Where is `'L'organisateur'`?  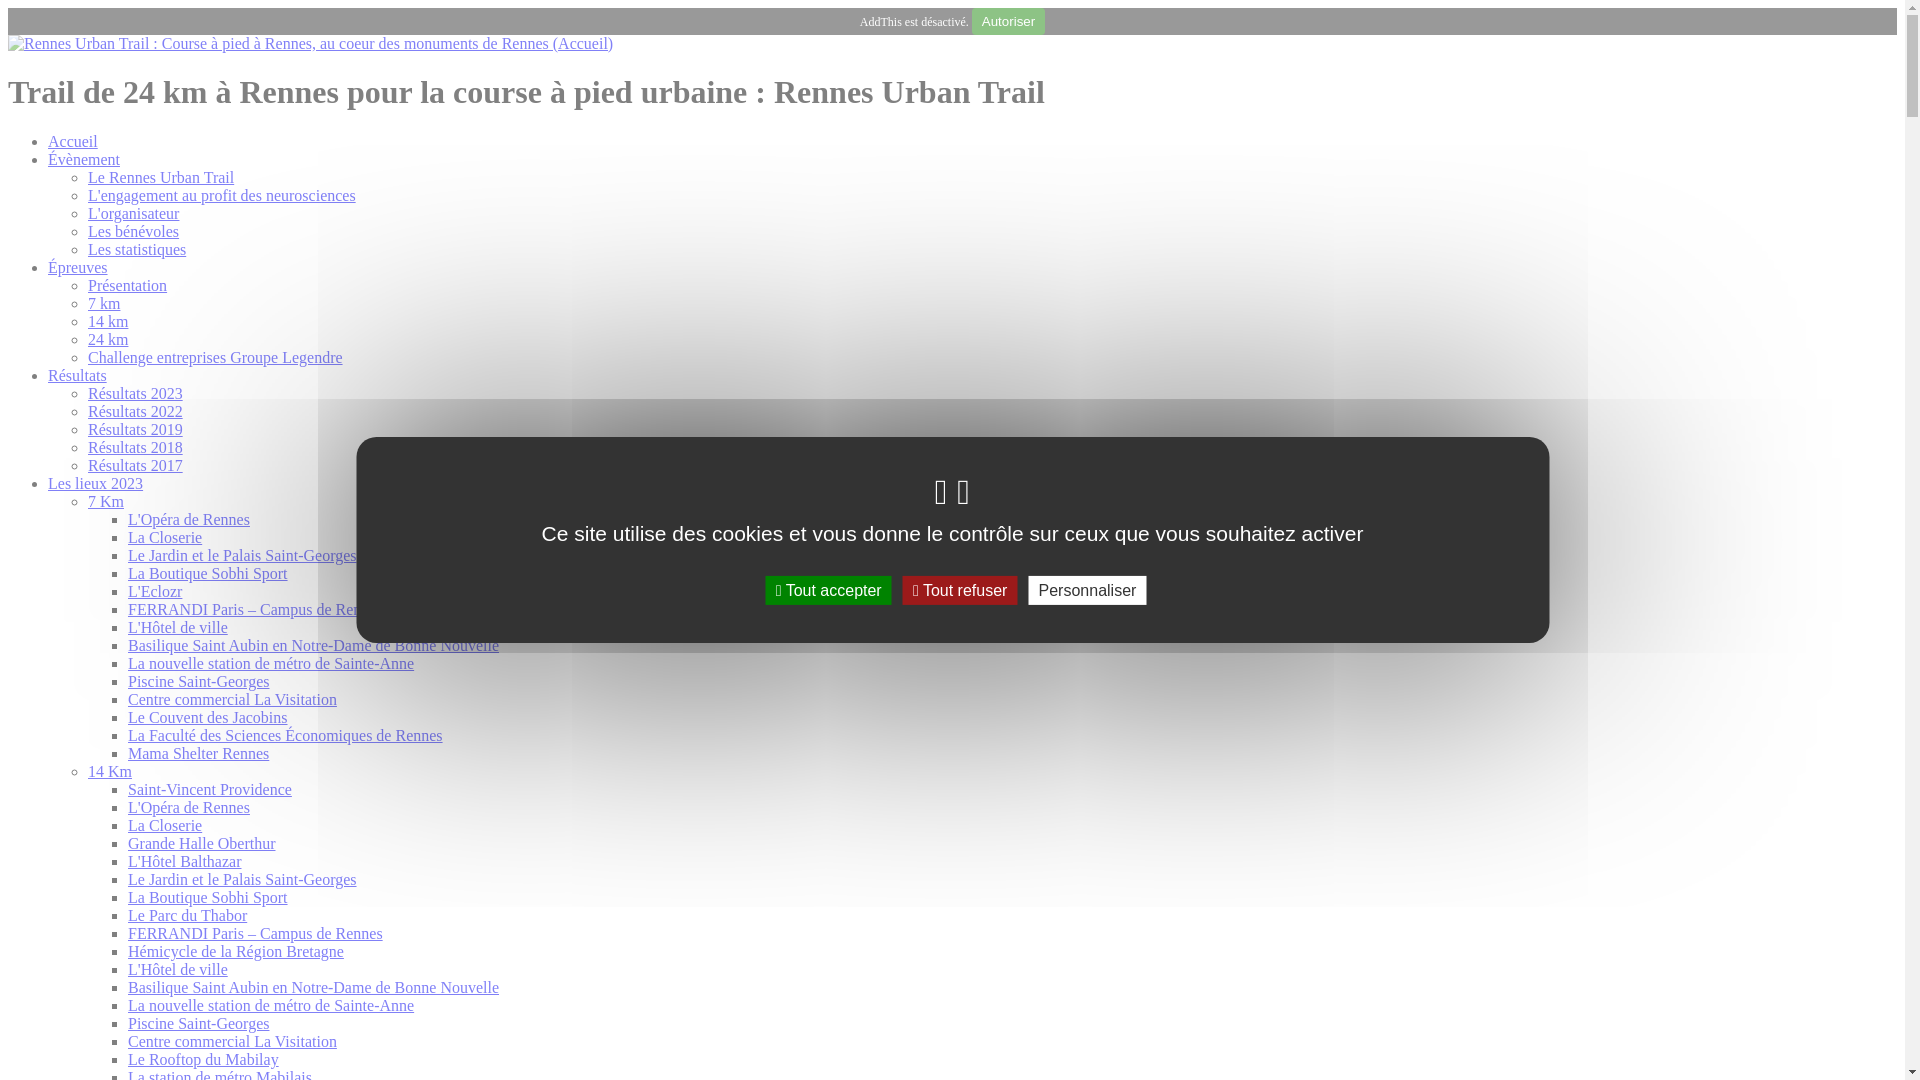
'L'organisateur' is located at coordinates (132, 213).